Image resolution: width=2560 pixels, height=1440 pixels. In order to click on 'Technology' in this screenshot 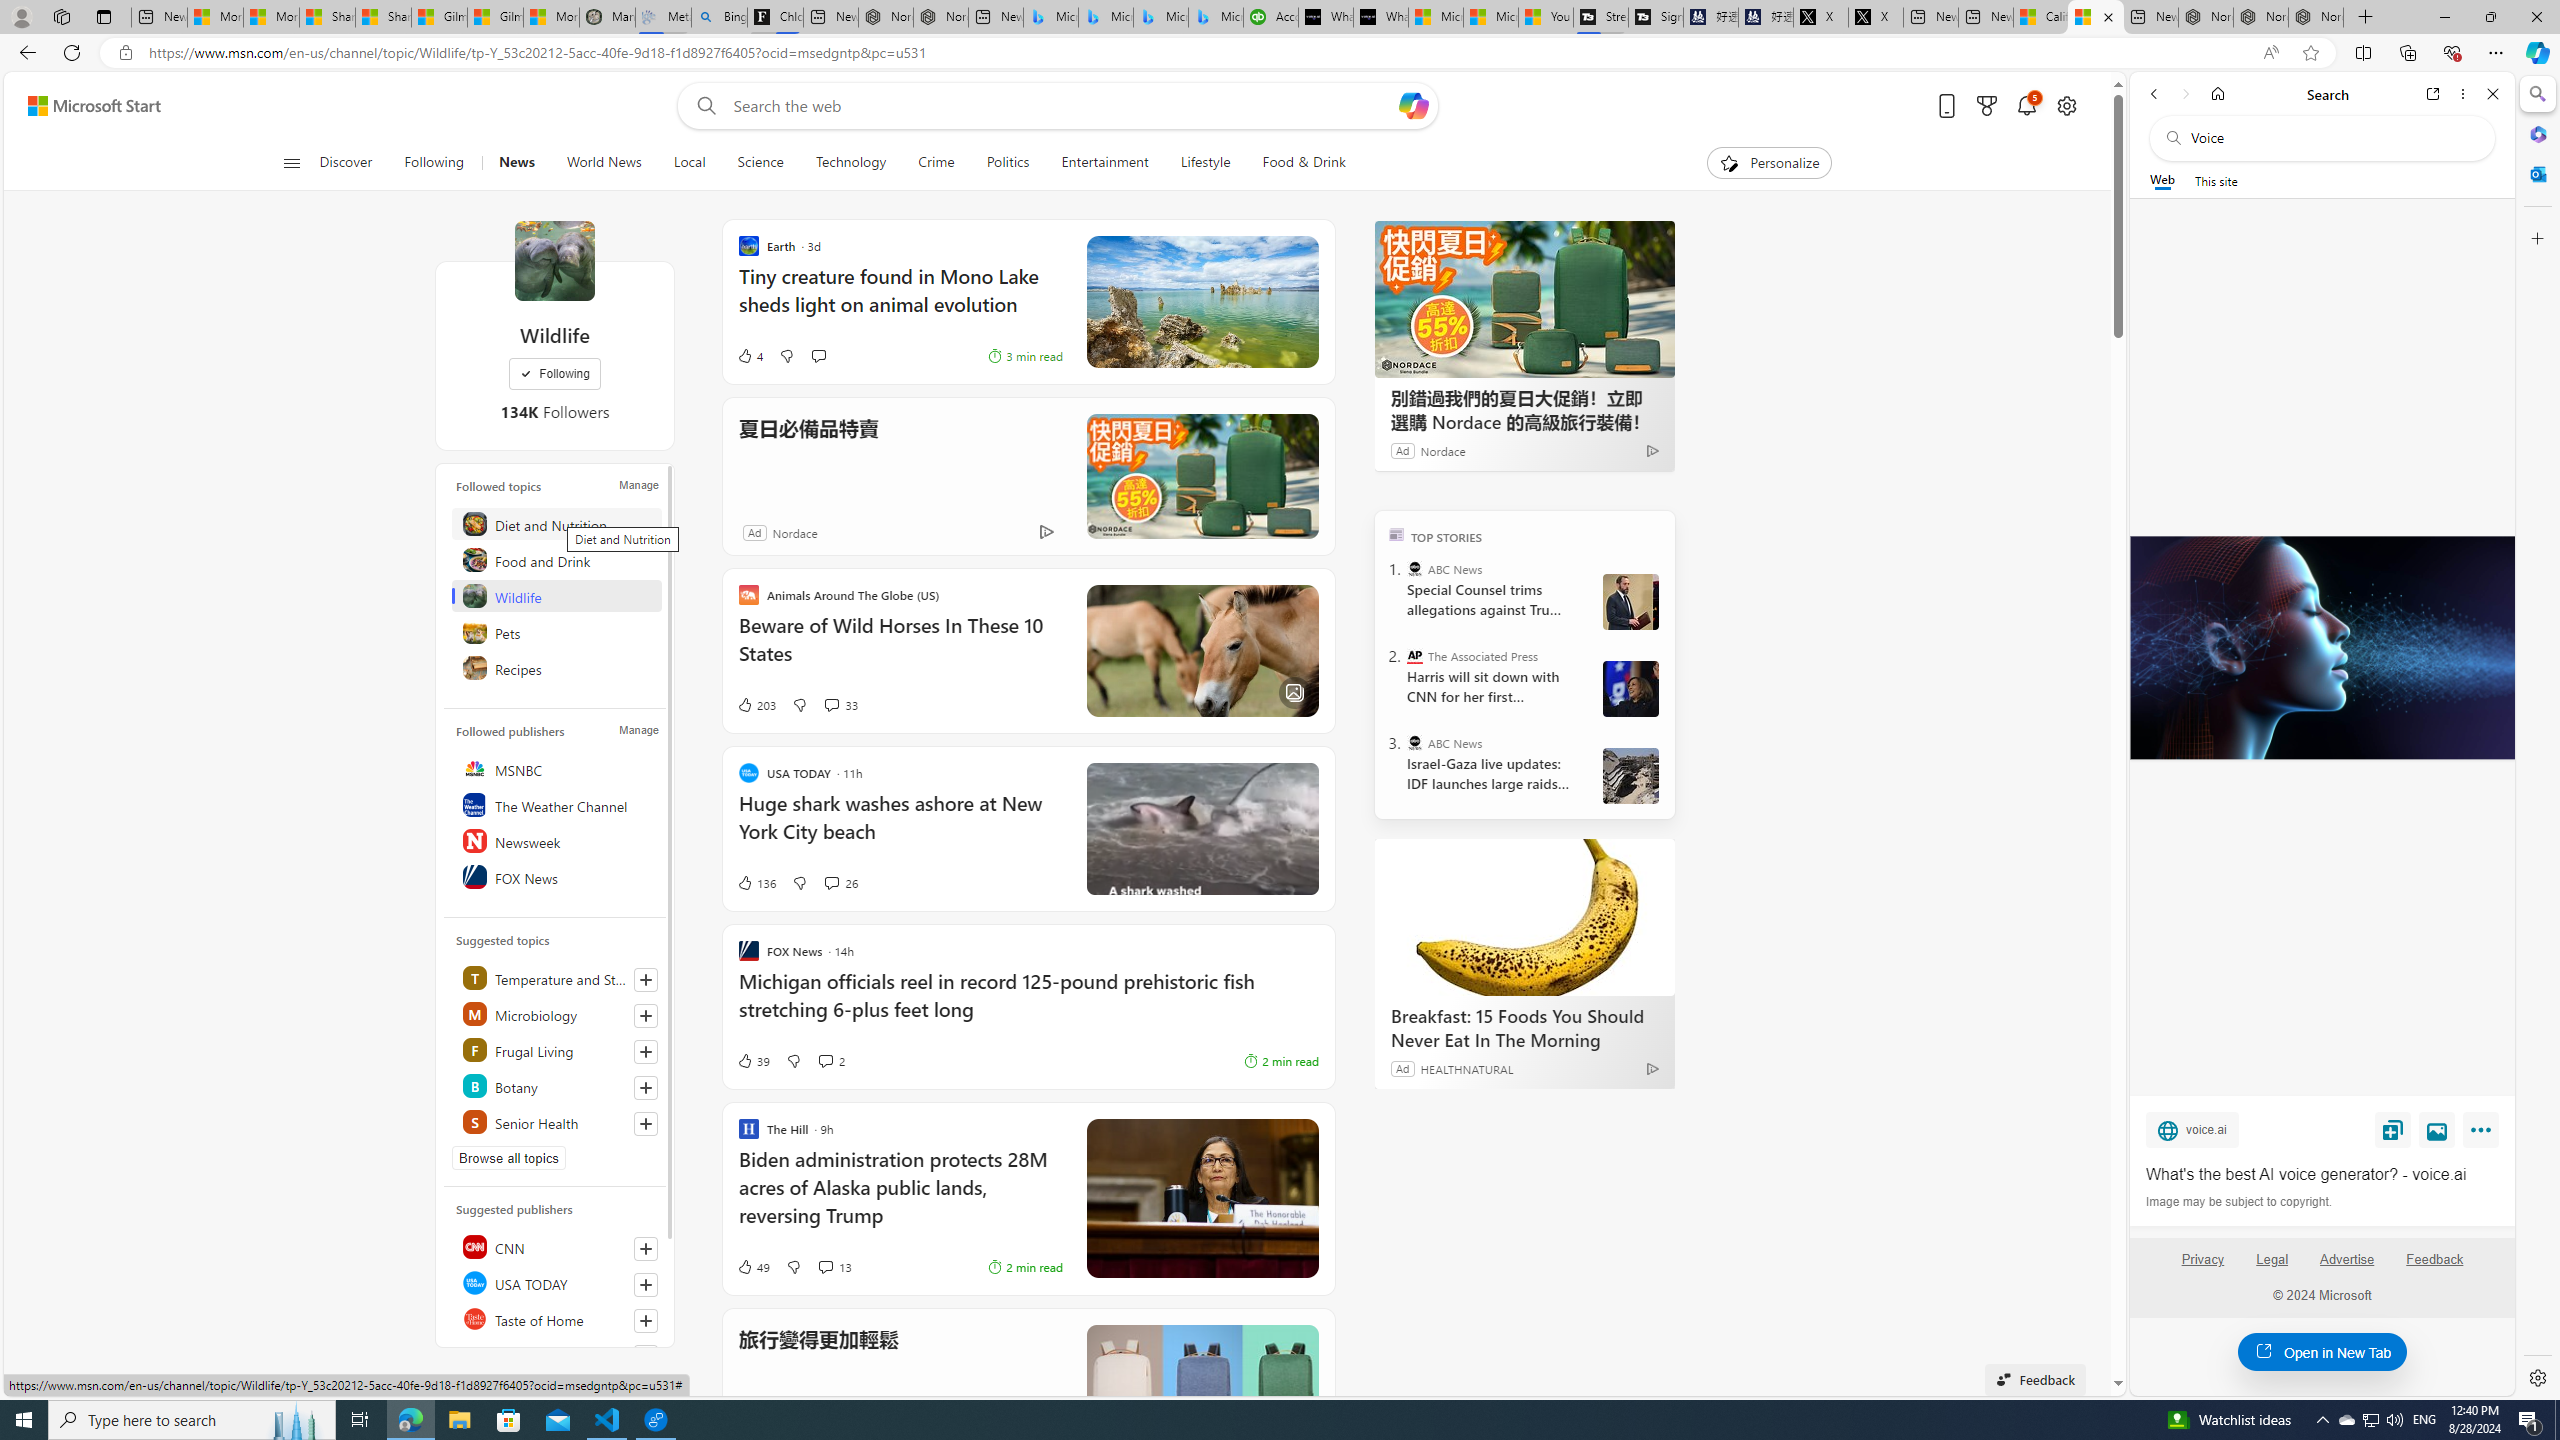, I will do `click(848, 162)`.